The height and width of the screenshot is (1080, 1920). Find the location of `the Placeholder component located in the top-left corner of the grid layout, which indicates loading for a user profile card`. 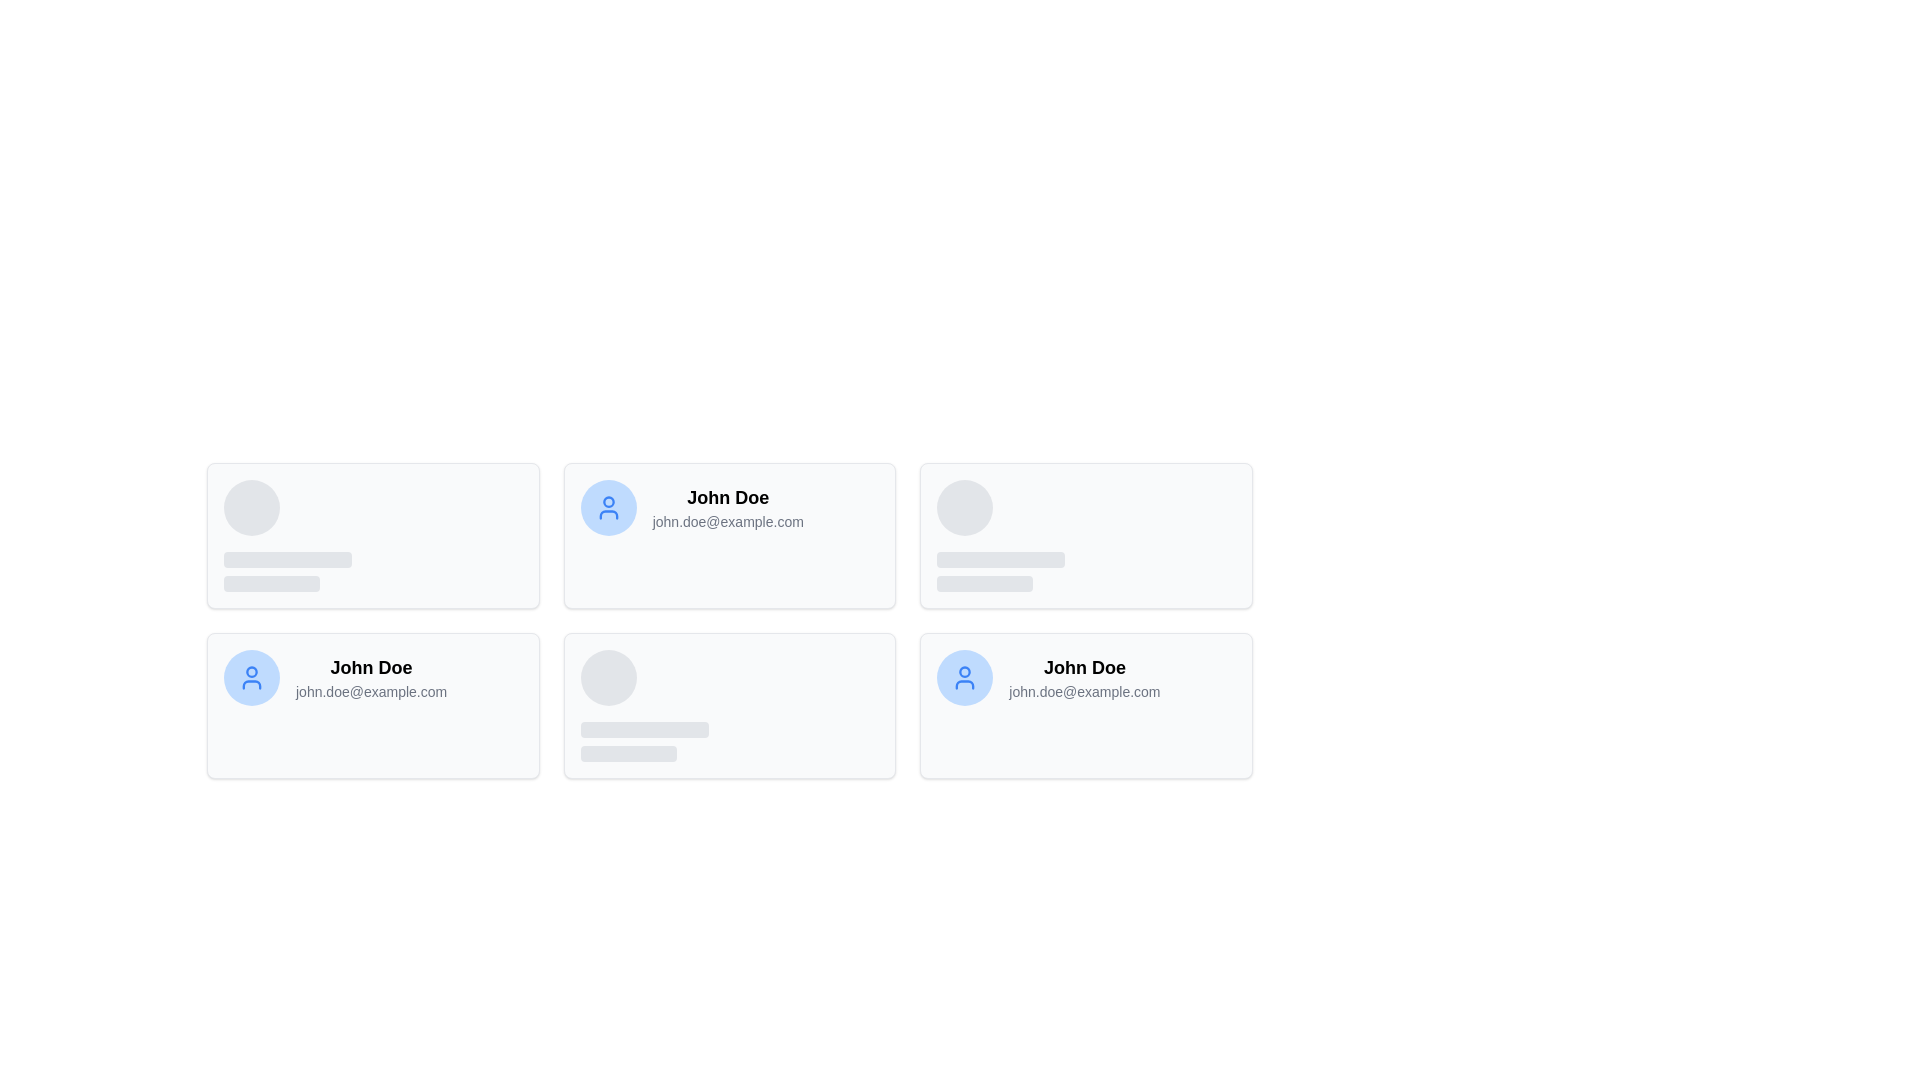

the Placeholder component located in the top-left corner of the grid layout, which indicates loading for a user profile card is located at coordinates (287, 535).